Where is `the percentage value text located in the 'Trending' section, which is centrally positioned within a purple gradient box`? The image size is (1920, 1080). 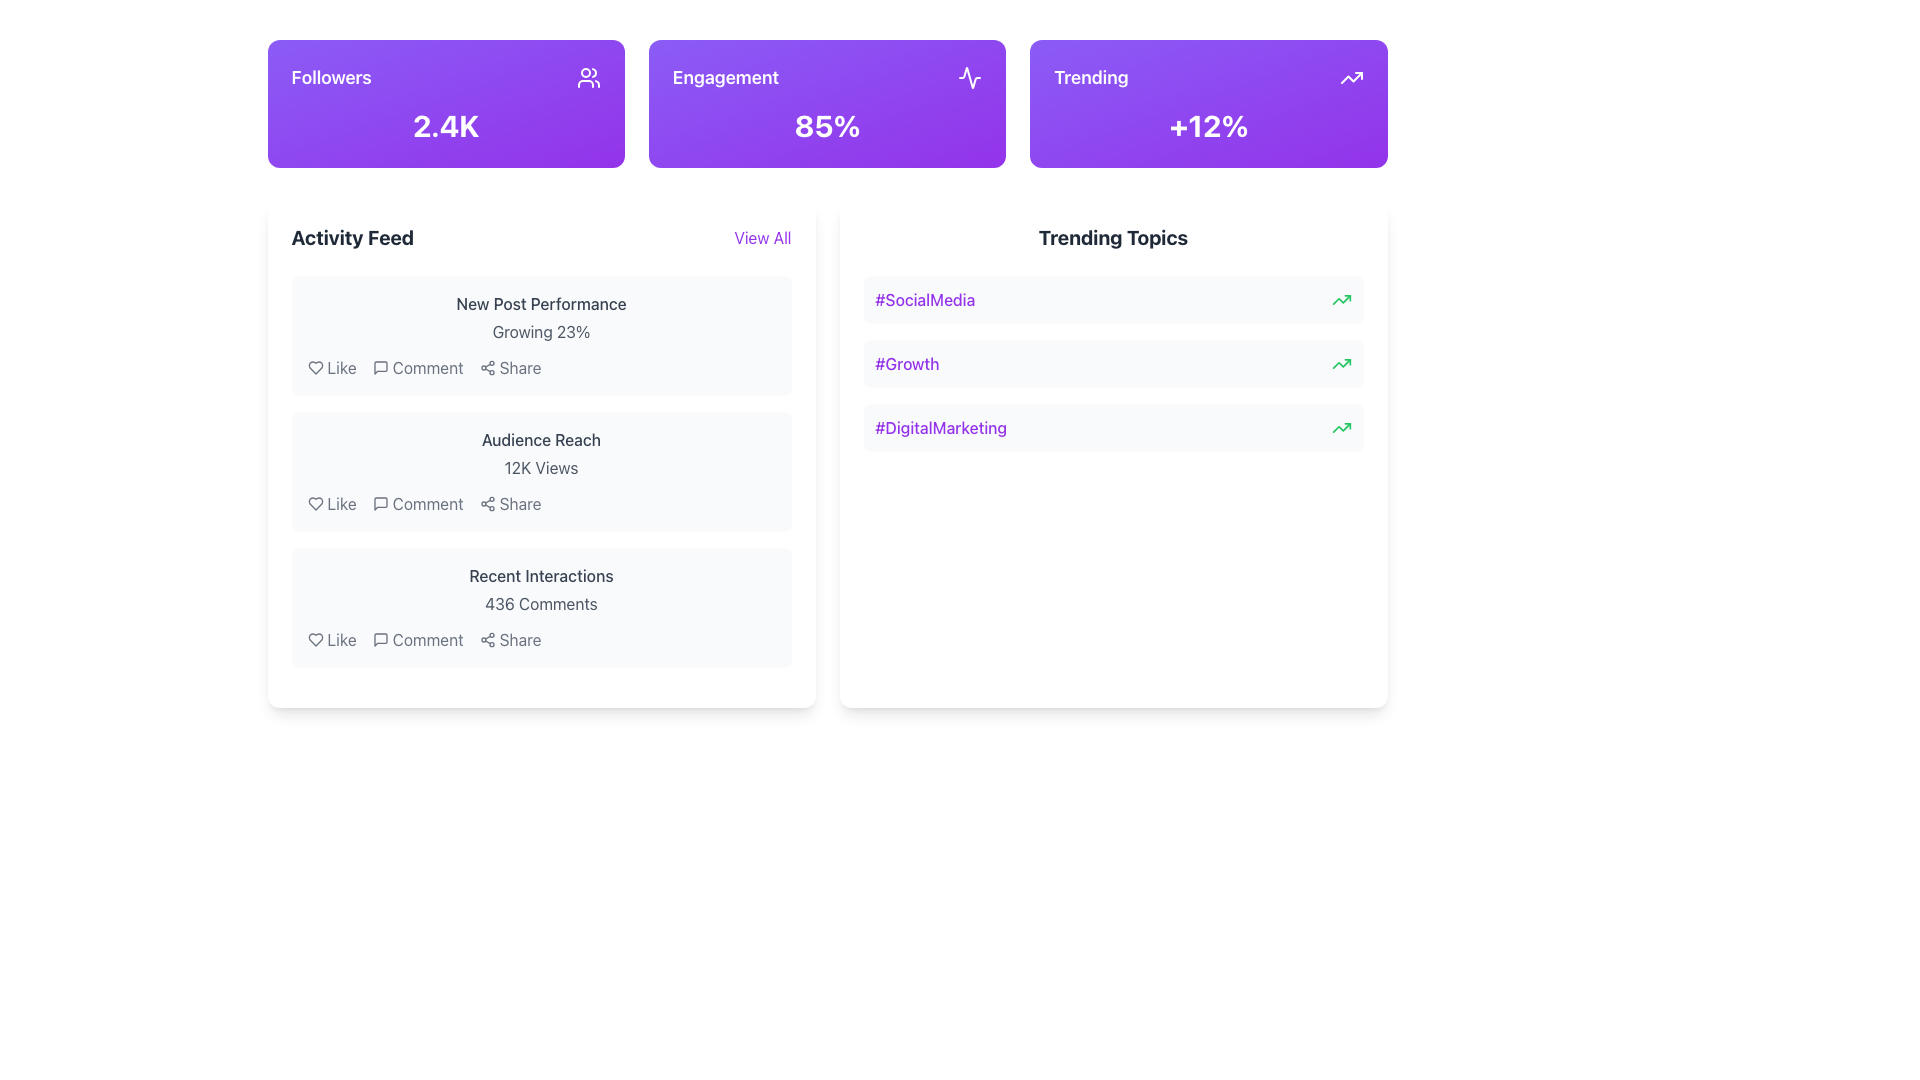
the percentage value text located in the 'Trending' section, which is centrally positioned within a purple gradient box is located at coordinates (1207, 126).